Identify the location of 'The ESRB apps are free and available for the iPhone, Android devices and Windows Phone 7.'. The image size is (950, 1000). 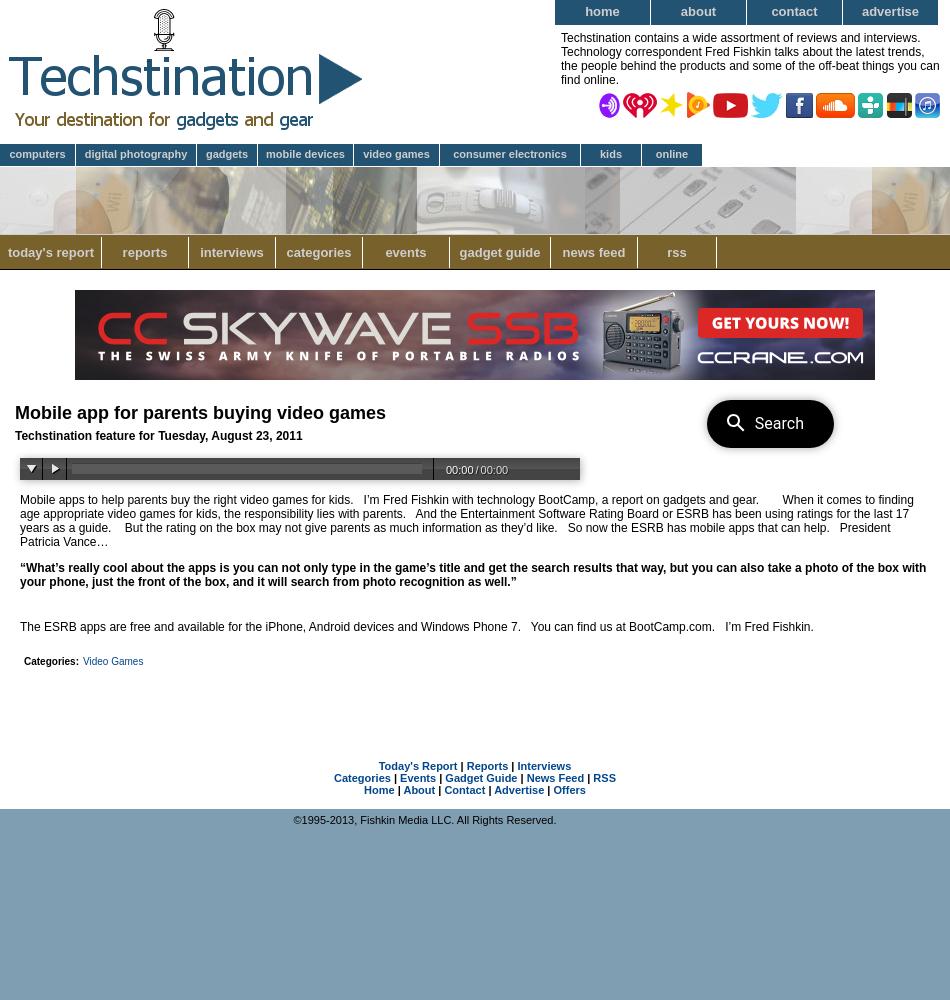
(20, 627).